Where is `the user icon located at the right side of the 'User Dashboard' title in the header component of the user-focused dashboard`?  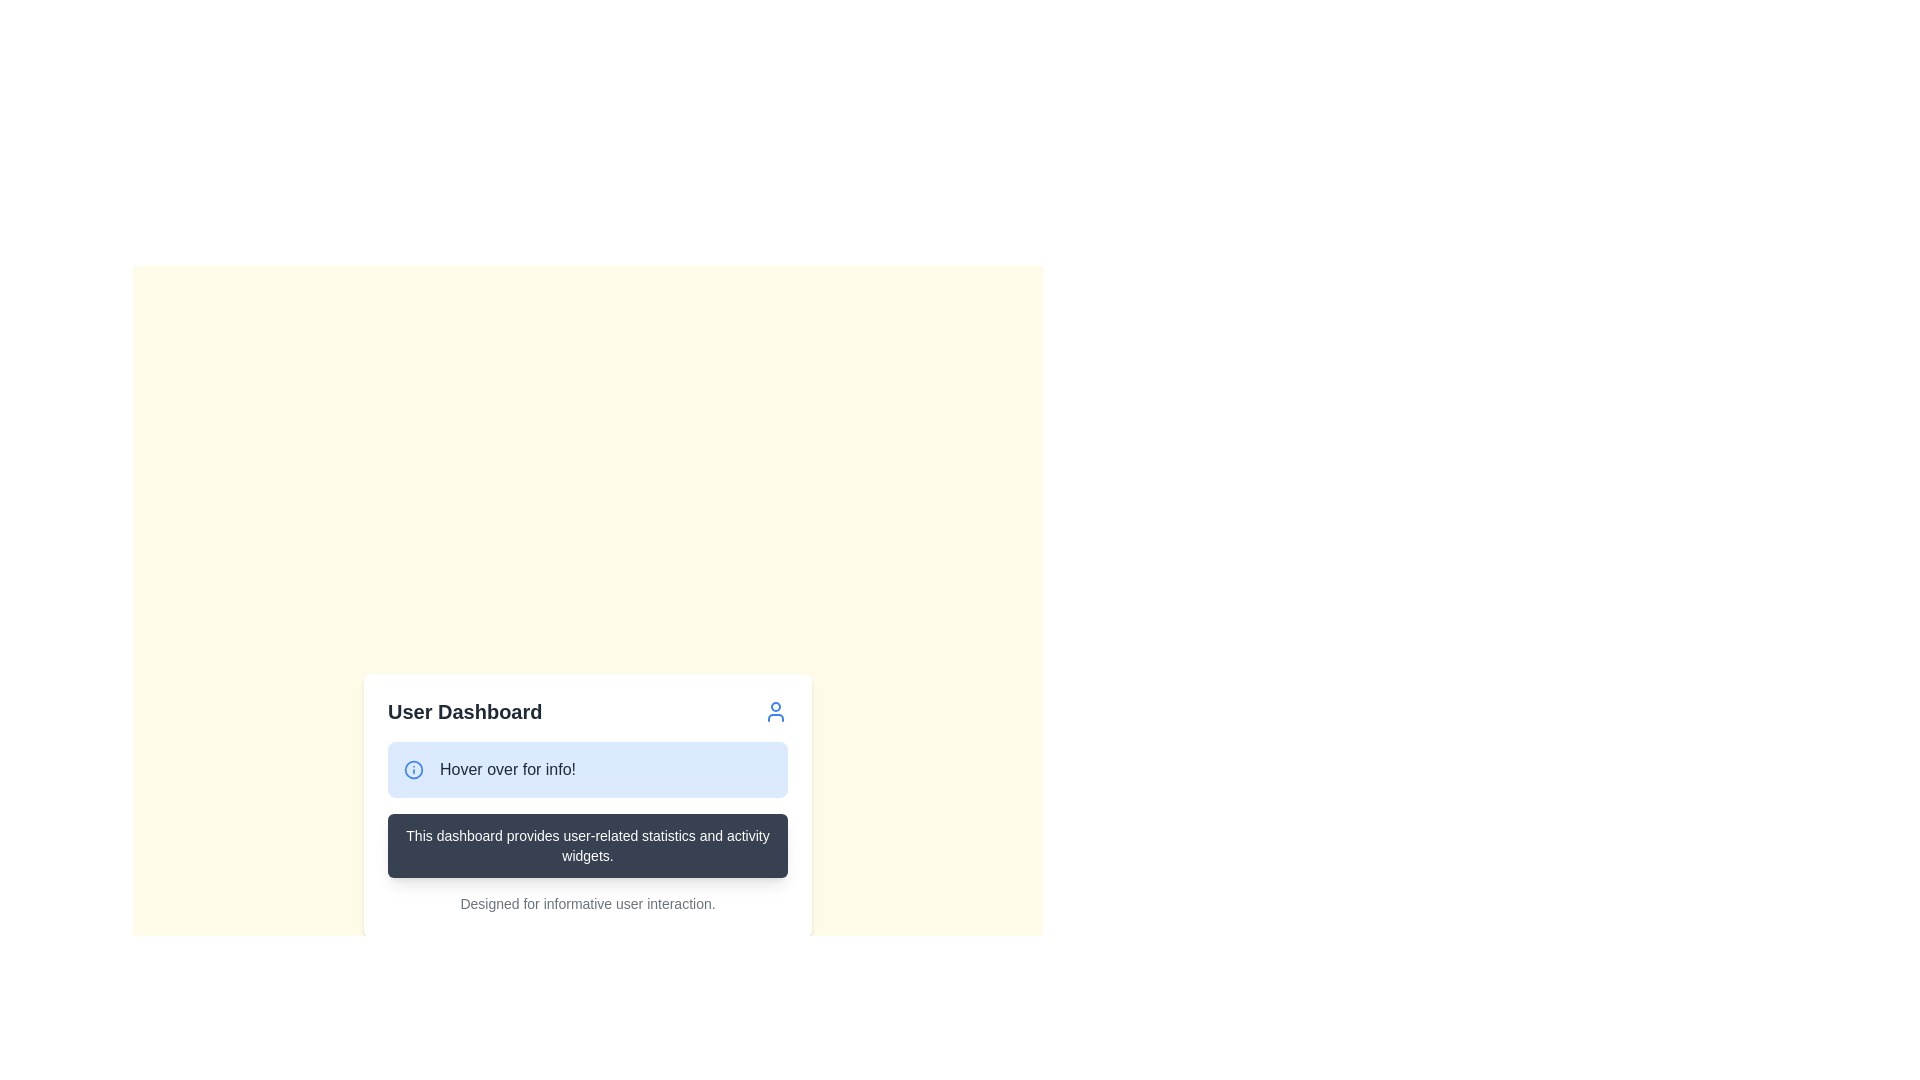
the user icon located at the right side of the 'User Dashboard' title in the header component of the user-focused dashboard is located at coordinates (587, 711).